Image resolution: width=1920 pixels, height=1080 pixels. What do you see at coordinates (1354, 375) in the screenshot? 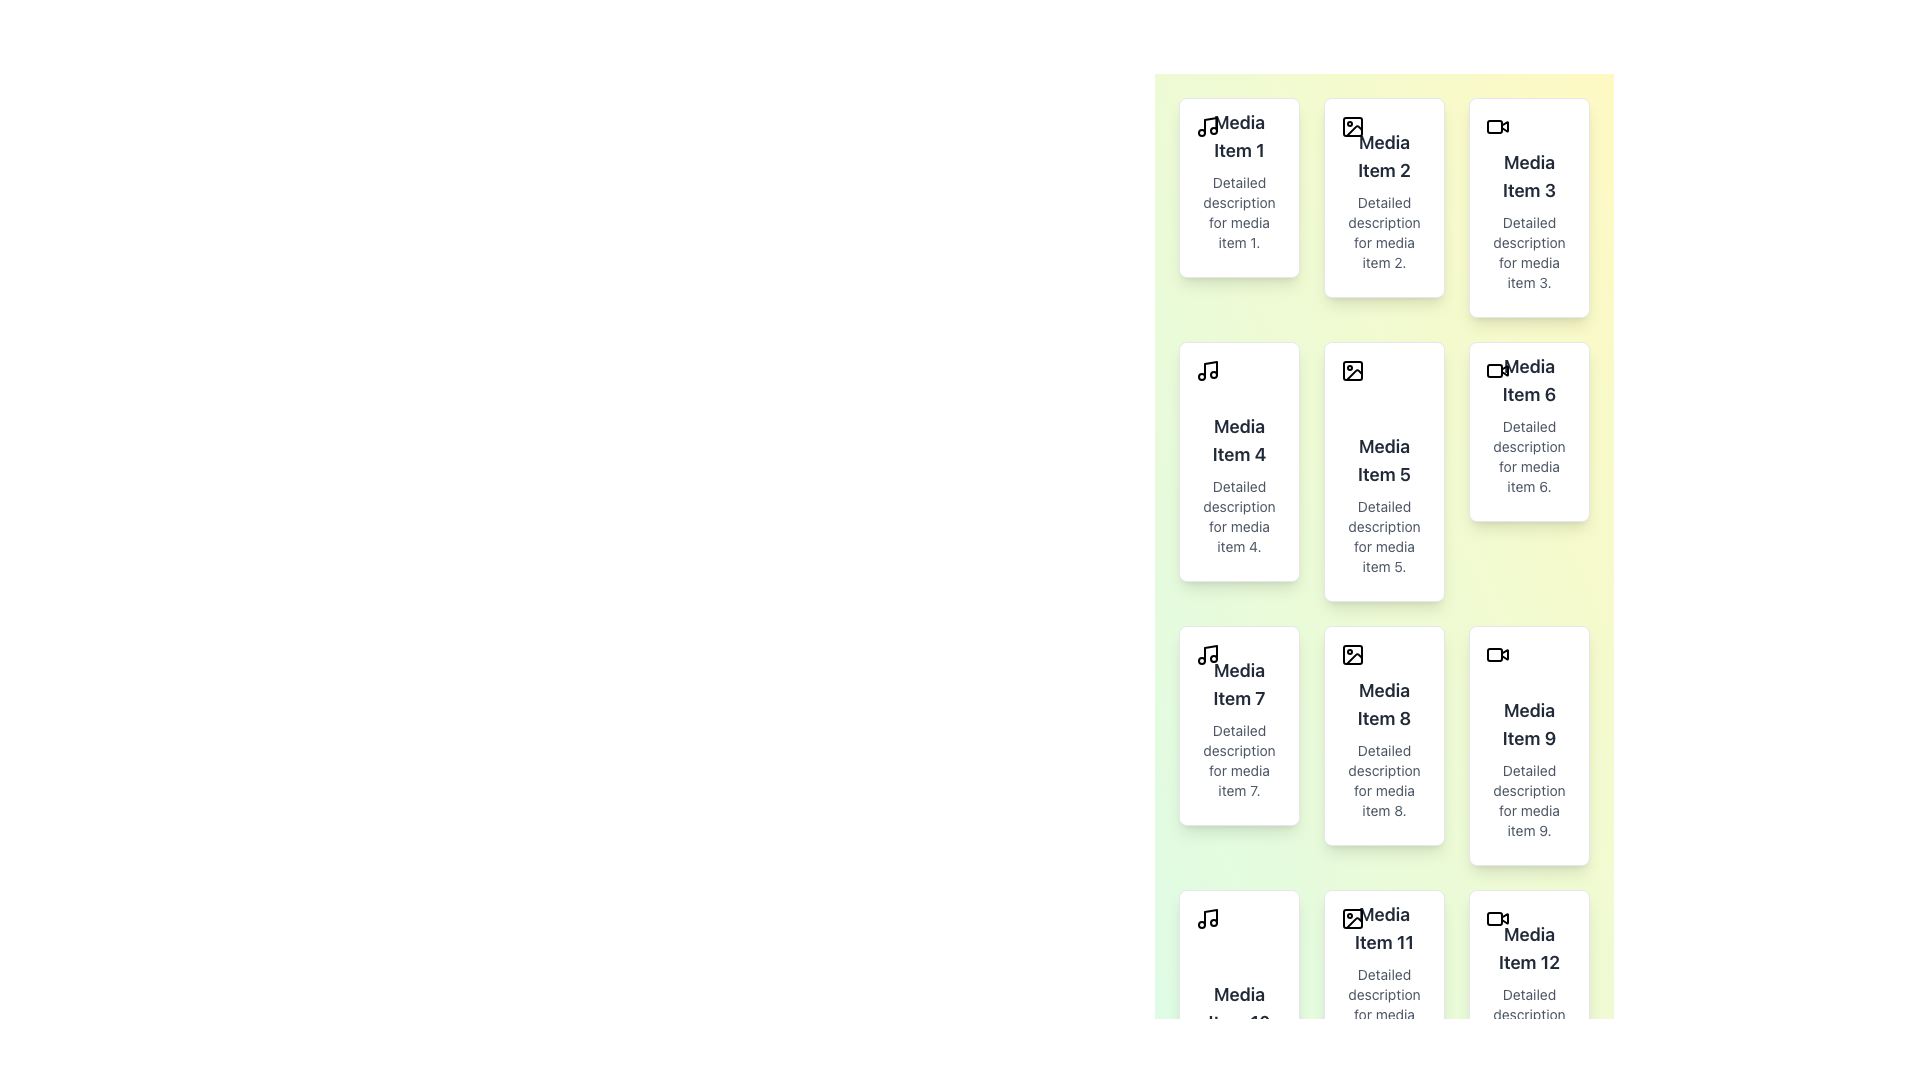
I see `the SVG-based graphical icon representing an image or media feature located in the fifth card of a 4x3 grid, specifically in the second row and second column` at bounding box center [1354, 375].